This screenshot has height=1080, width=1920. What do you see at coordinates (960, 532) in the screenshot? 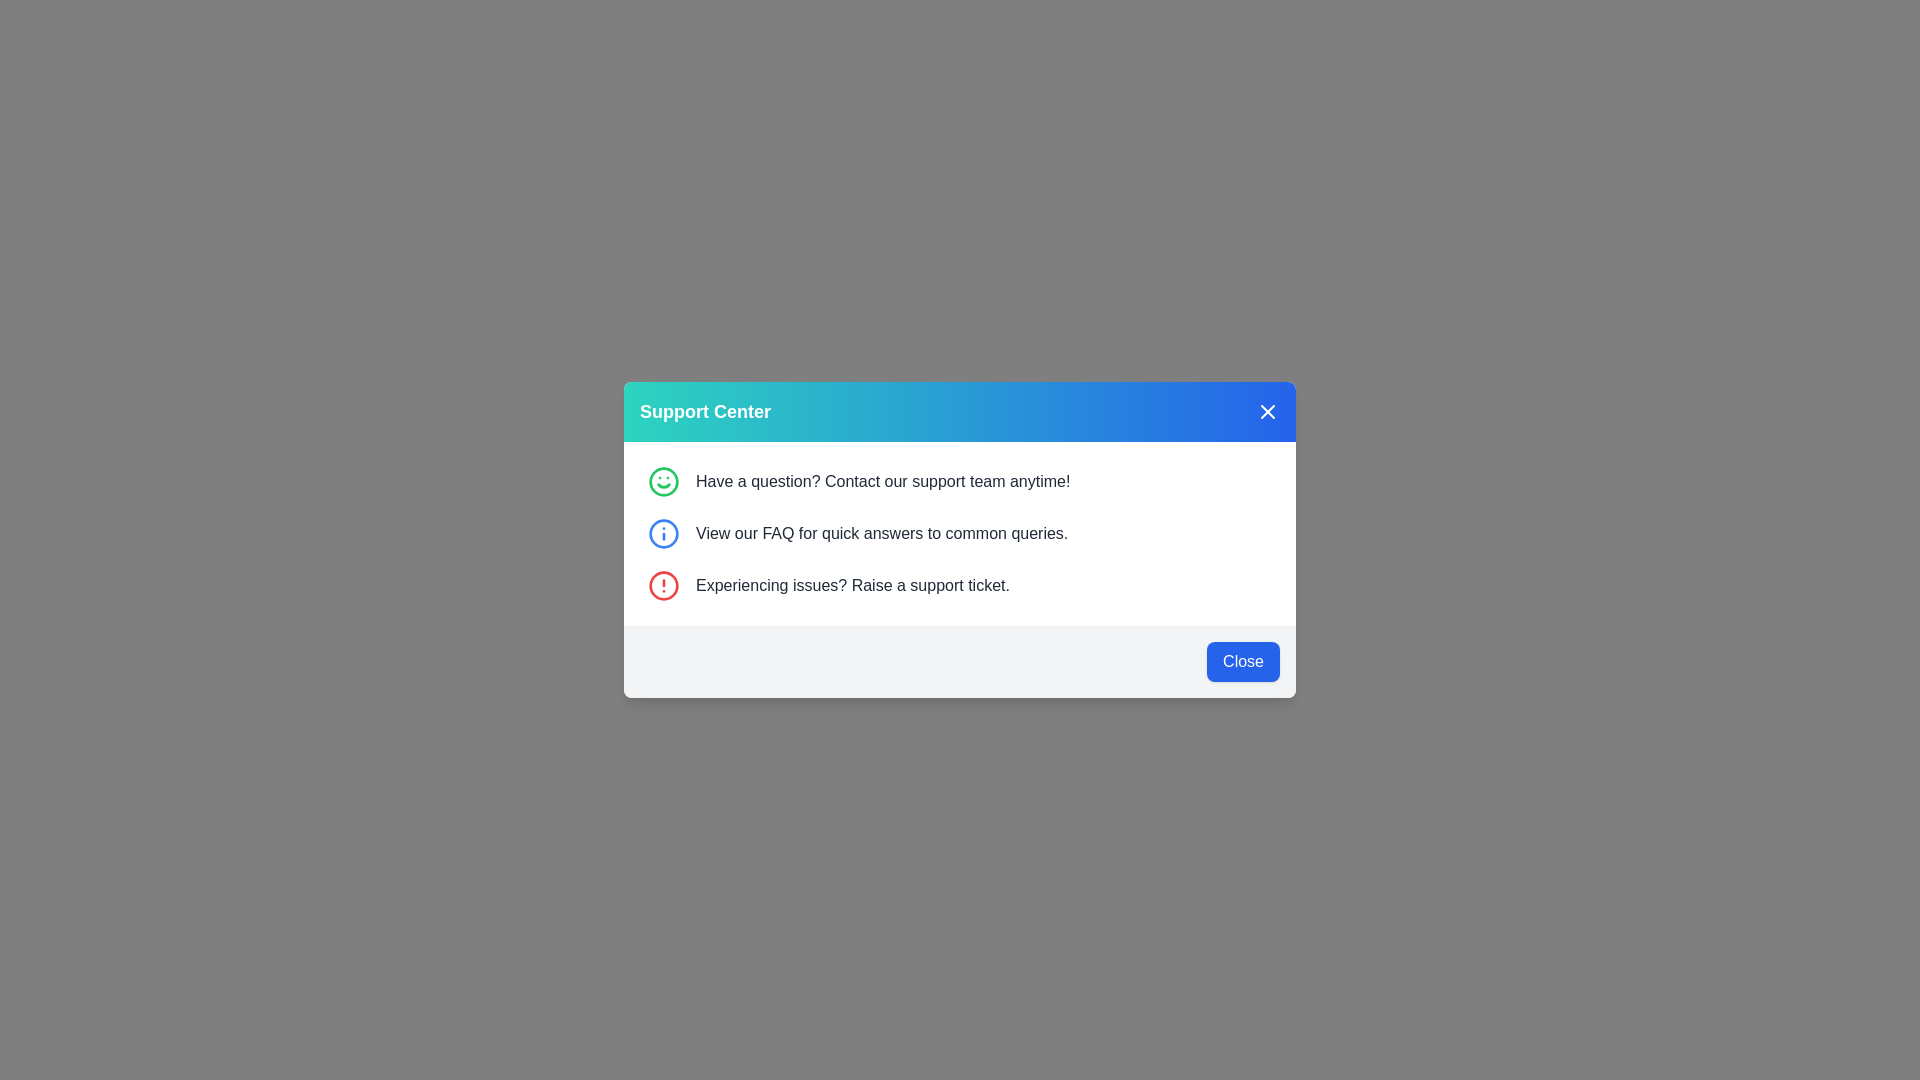
I see `the informational text with an associated icon that reads 'View our FAQ for quick answers to common queries' in the Support Center dialog box` at bounding box center [960, 532].